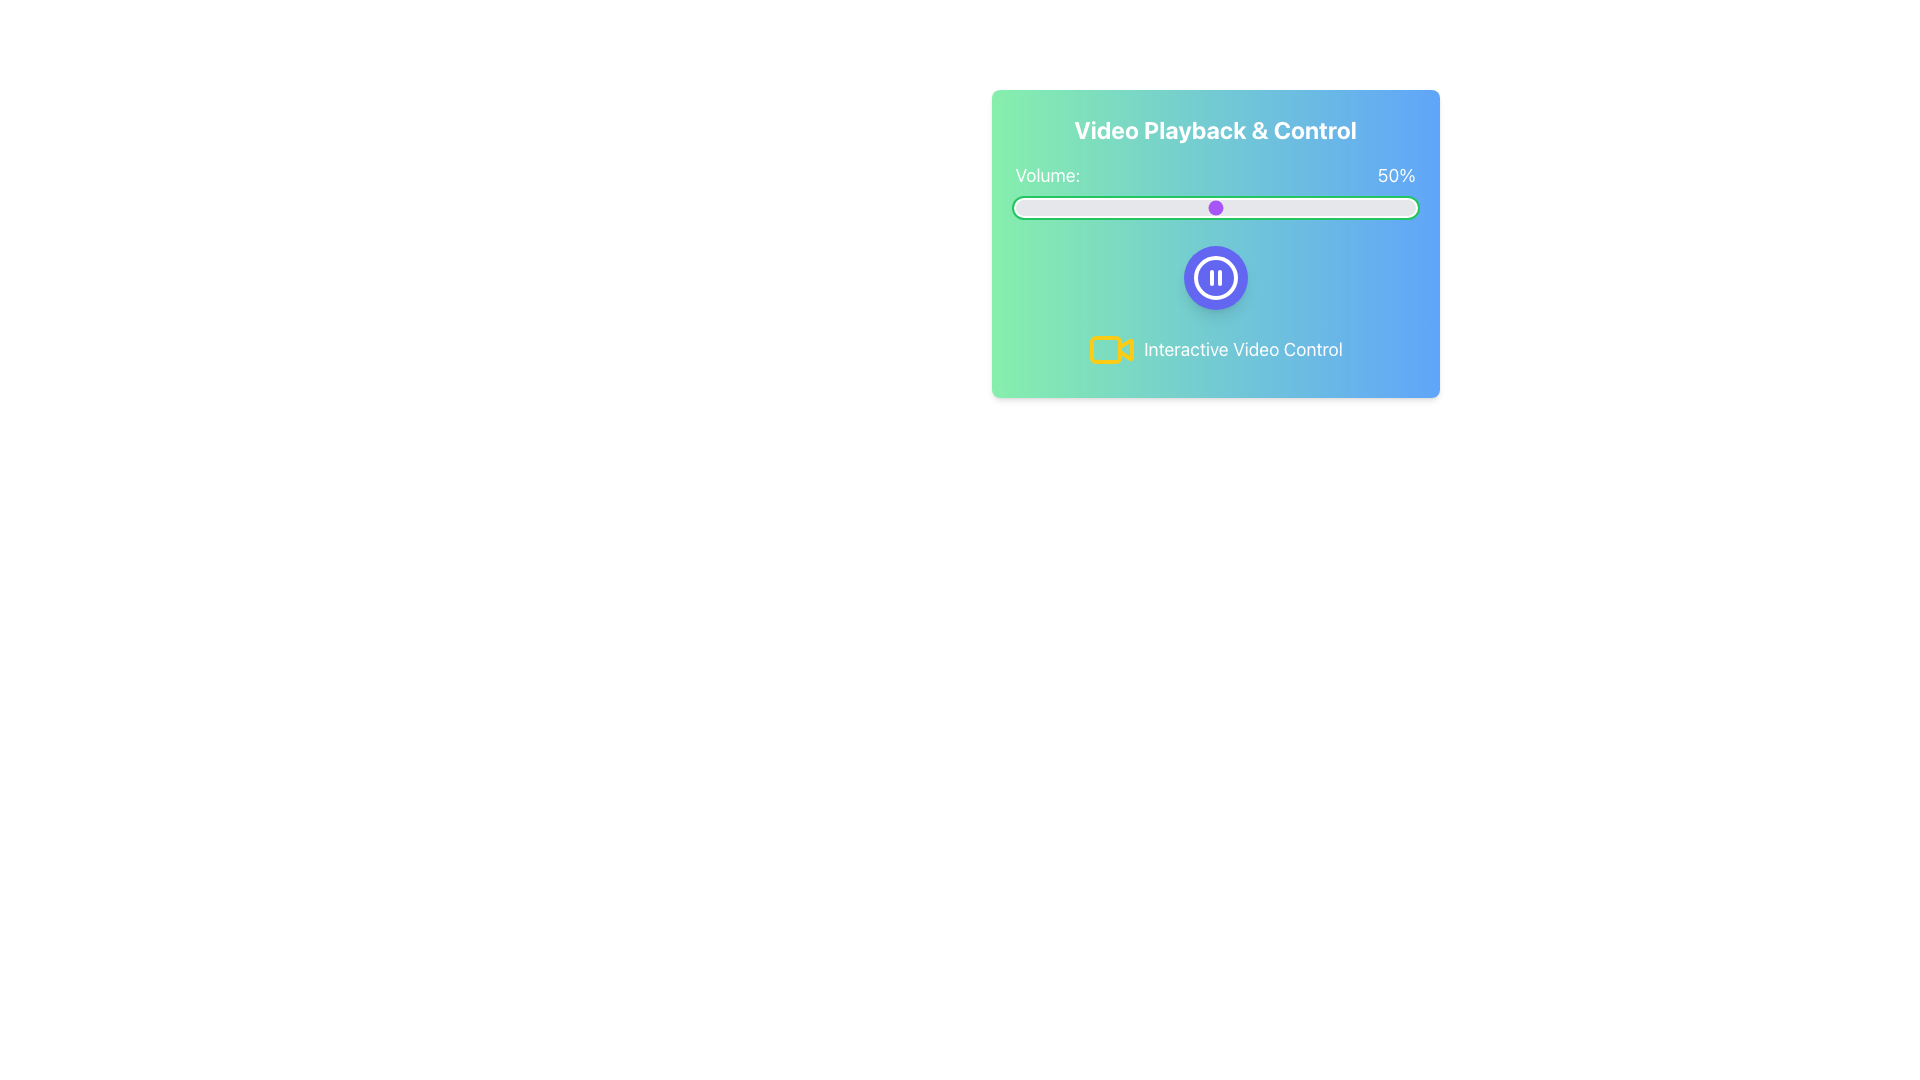 Image resolution: width=1920 pixels, height=1080 pixels. I want to click on the SVG graphic icon representing video-related functions located to the left of the text 'Interactive Video Control', so click(1111, 349).